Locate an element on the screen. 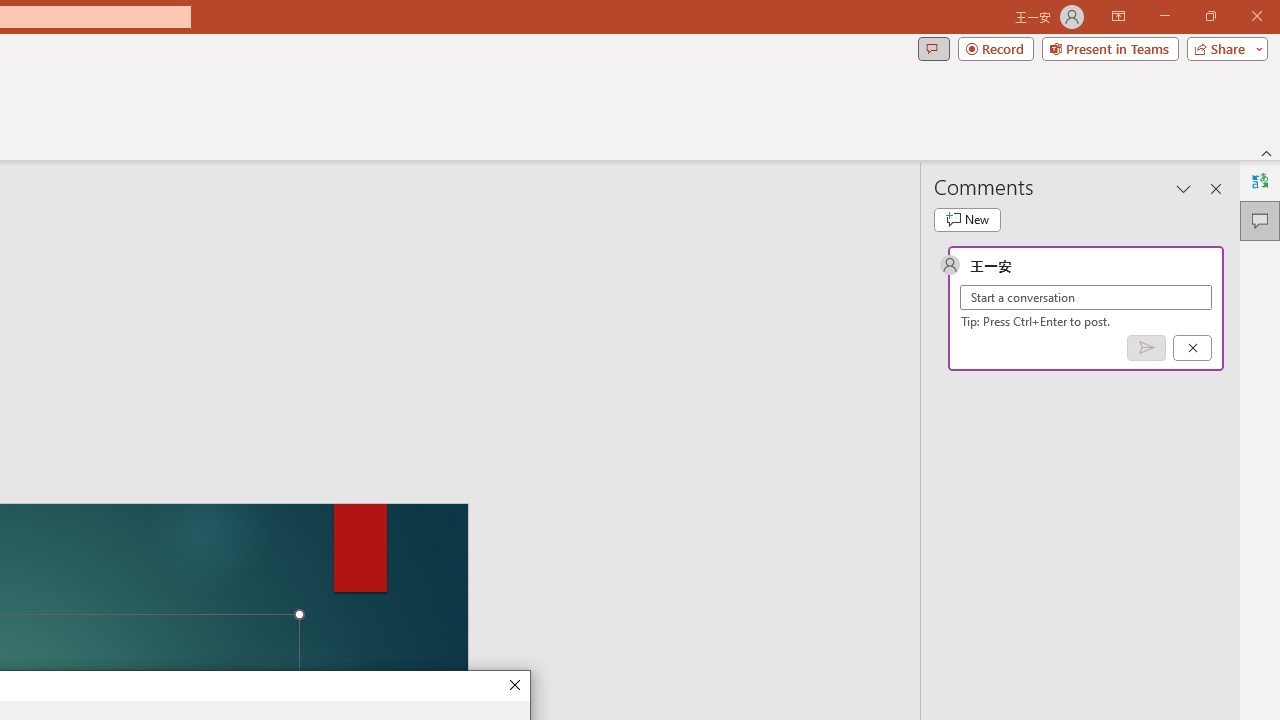 The height and width of the screenshot is (720, 1280). 'Collapse the Ribbon' is located at coordinates (1266, 152).